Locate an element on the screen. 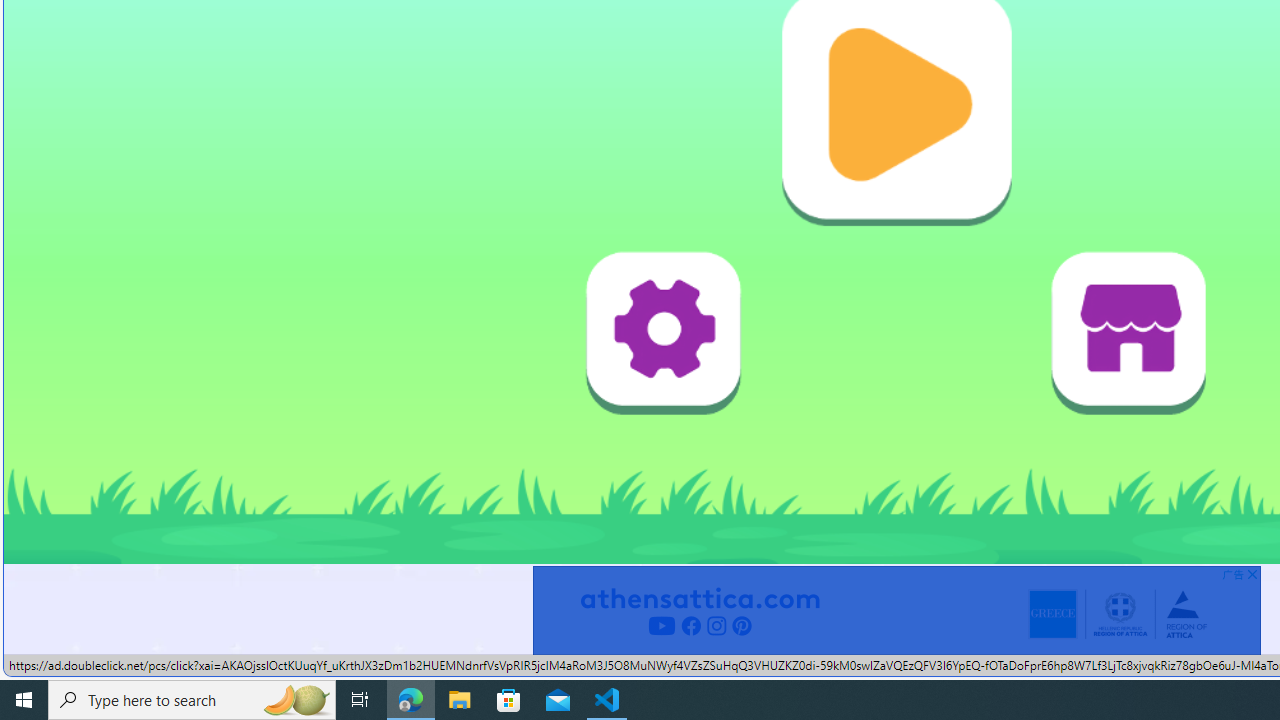  'Advertisement' is located at coordinates (895, 609).